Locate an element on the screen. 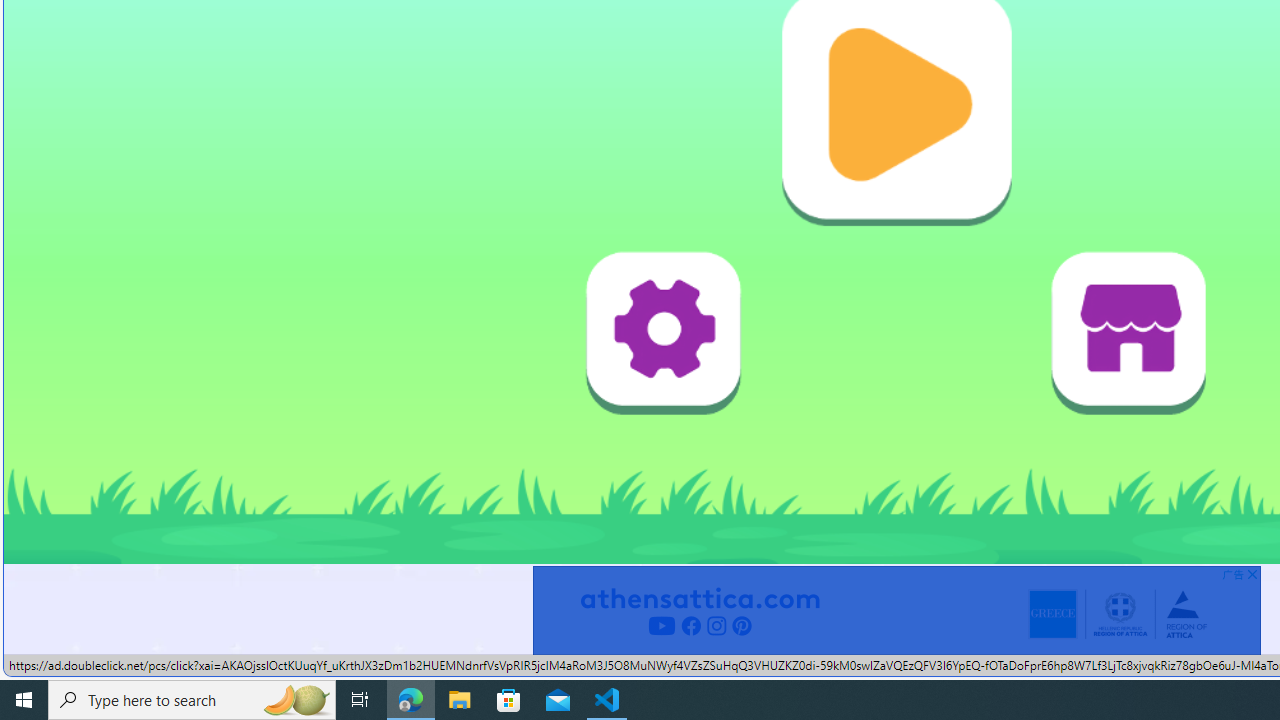  'Advertisement' is located at coordinates (895, 609).